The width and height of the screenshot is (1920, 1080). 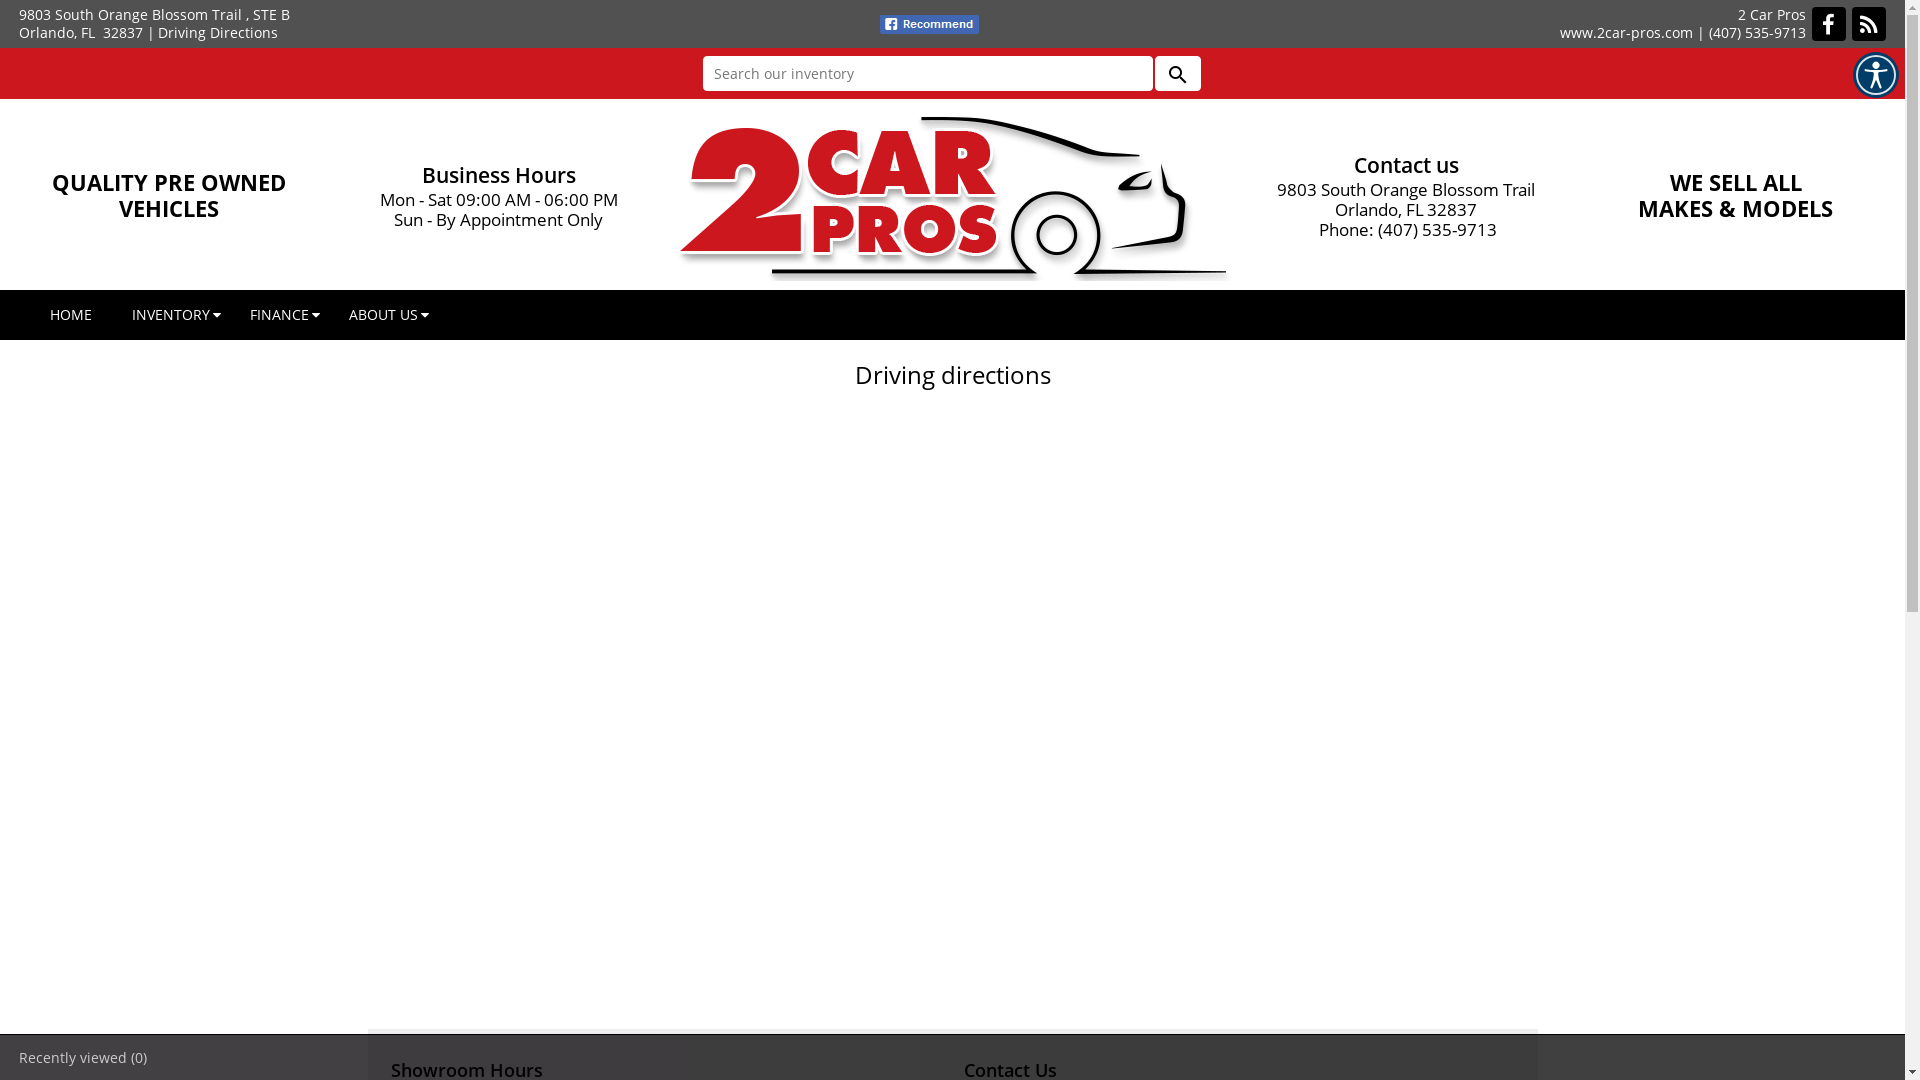 What do you see at coordinates (278, 315) in the screenshot?
I see `'FINANCE'` at bounding box center [278, 315].